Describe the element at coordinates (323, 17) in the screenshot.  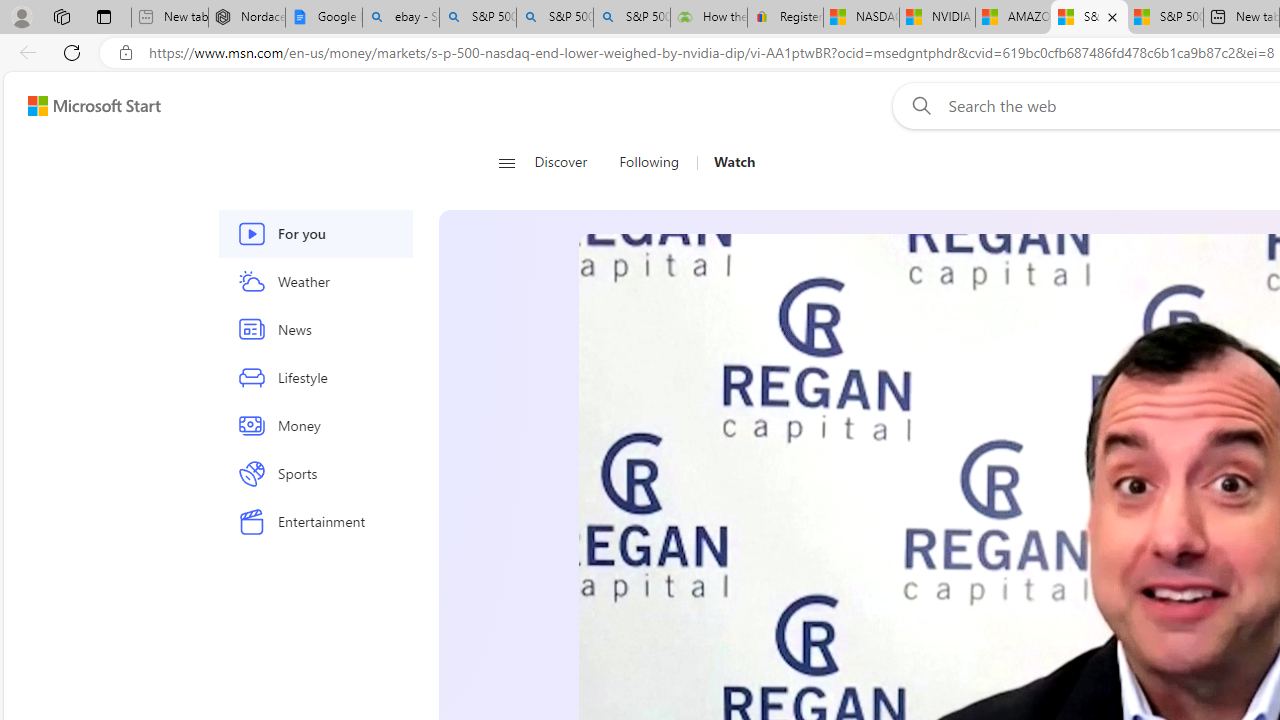
I see `'Google Docs: Online Document Editor | Google Workspace'` at that location.